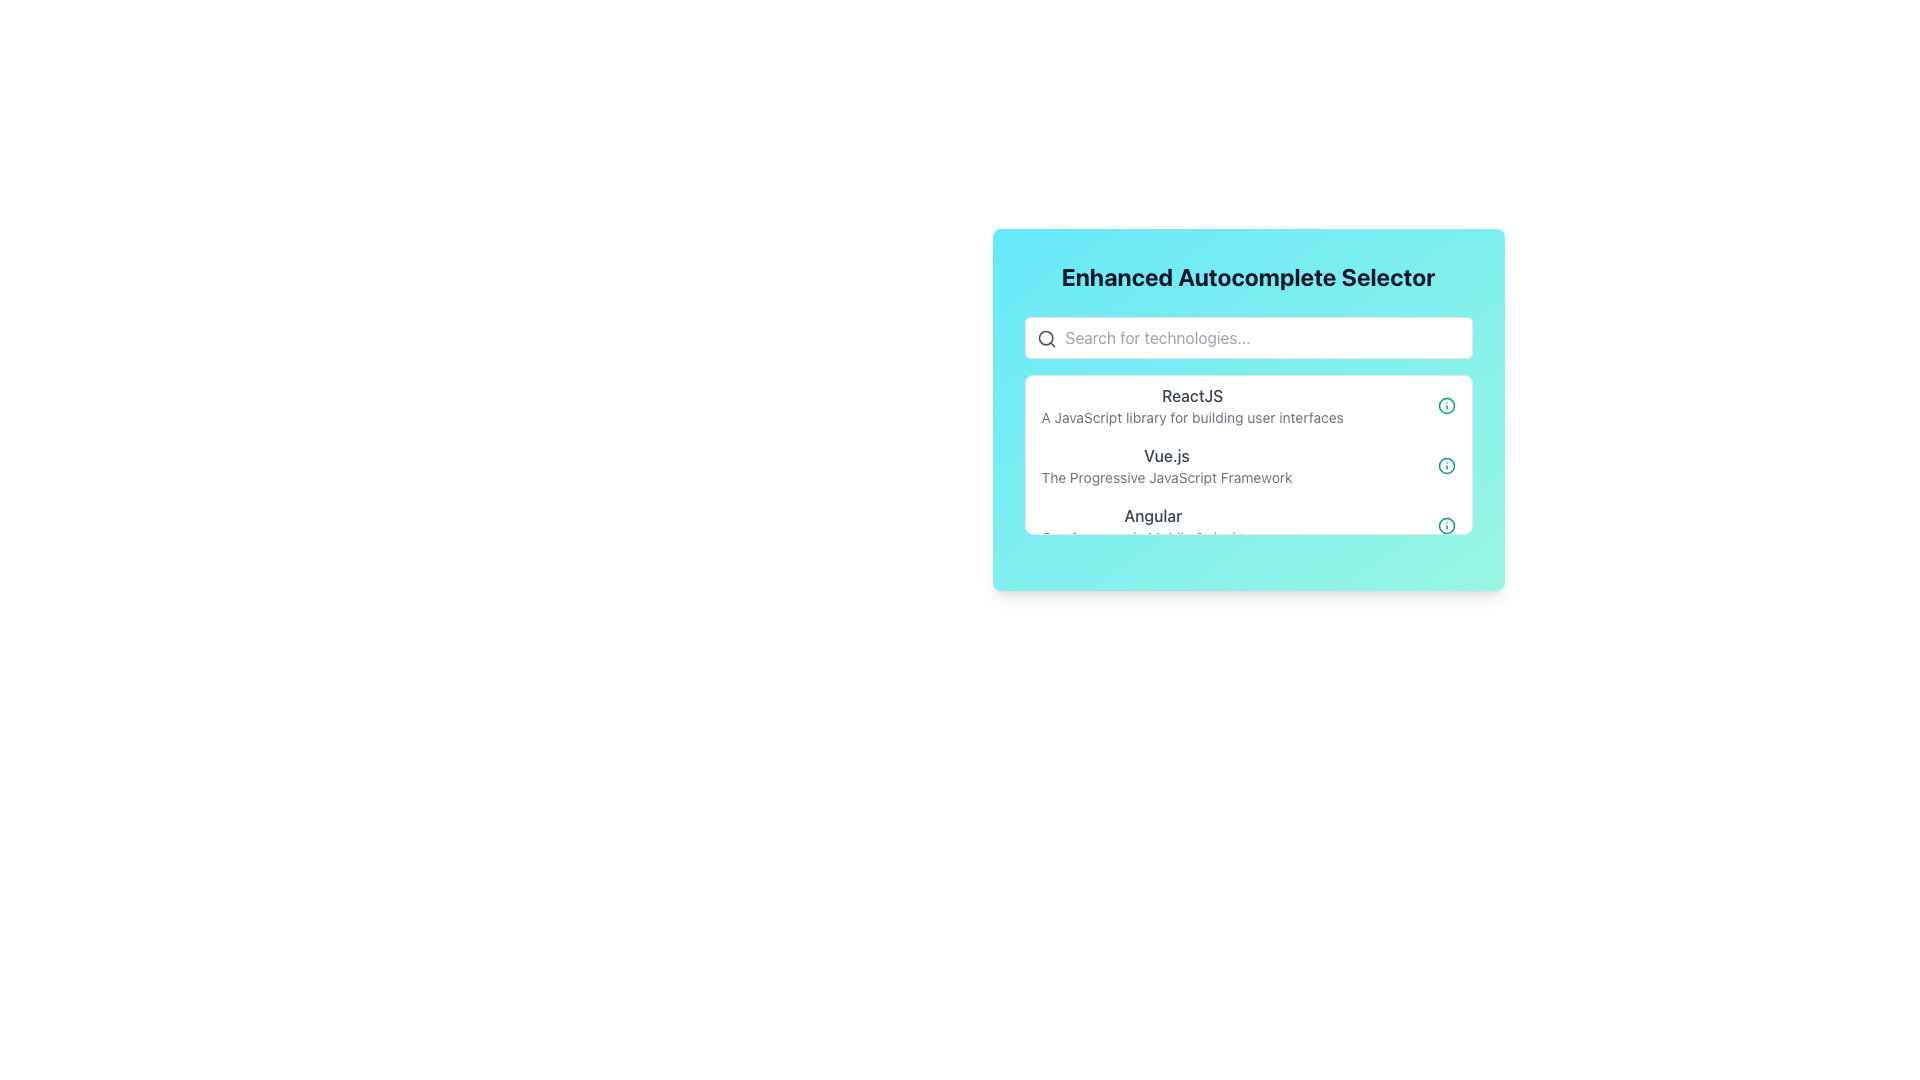  I want to click on the SVG circle element located in the bottom right corner of the card interface, which is part of an interactive icon, so click(1446, 585).